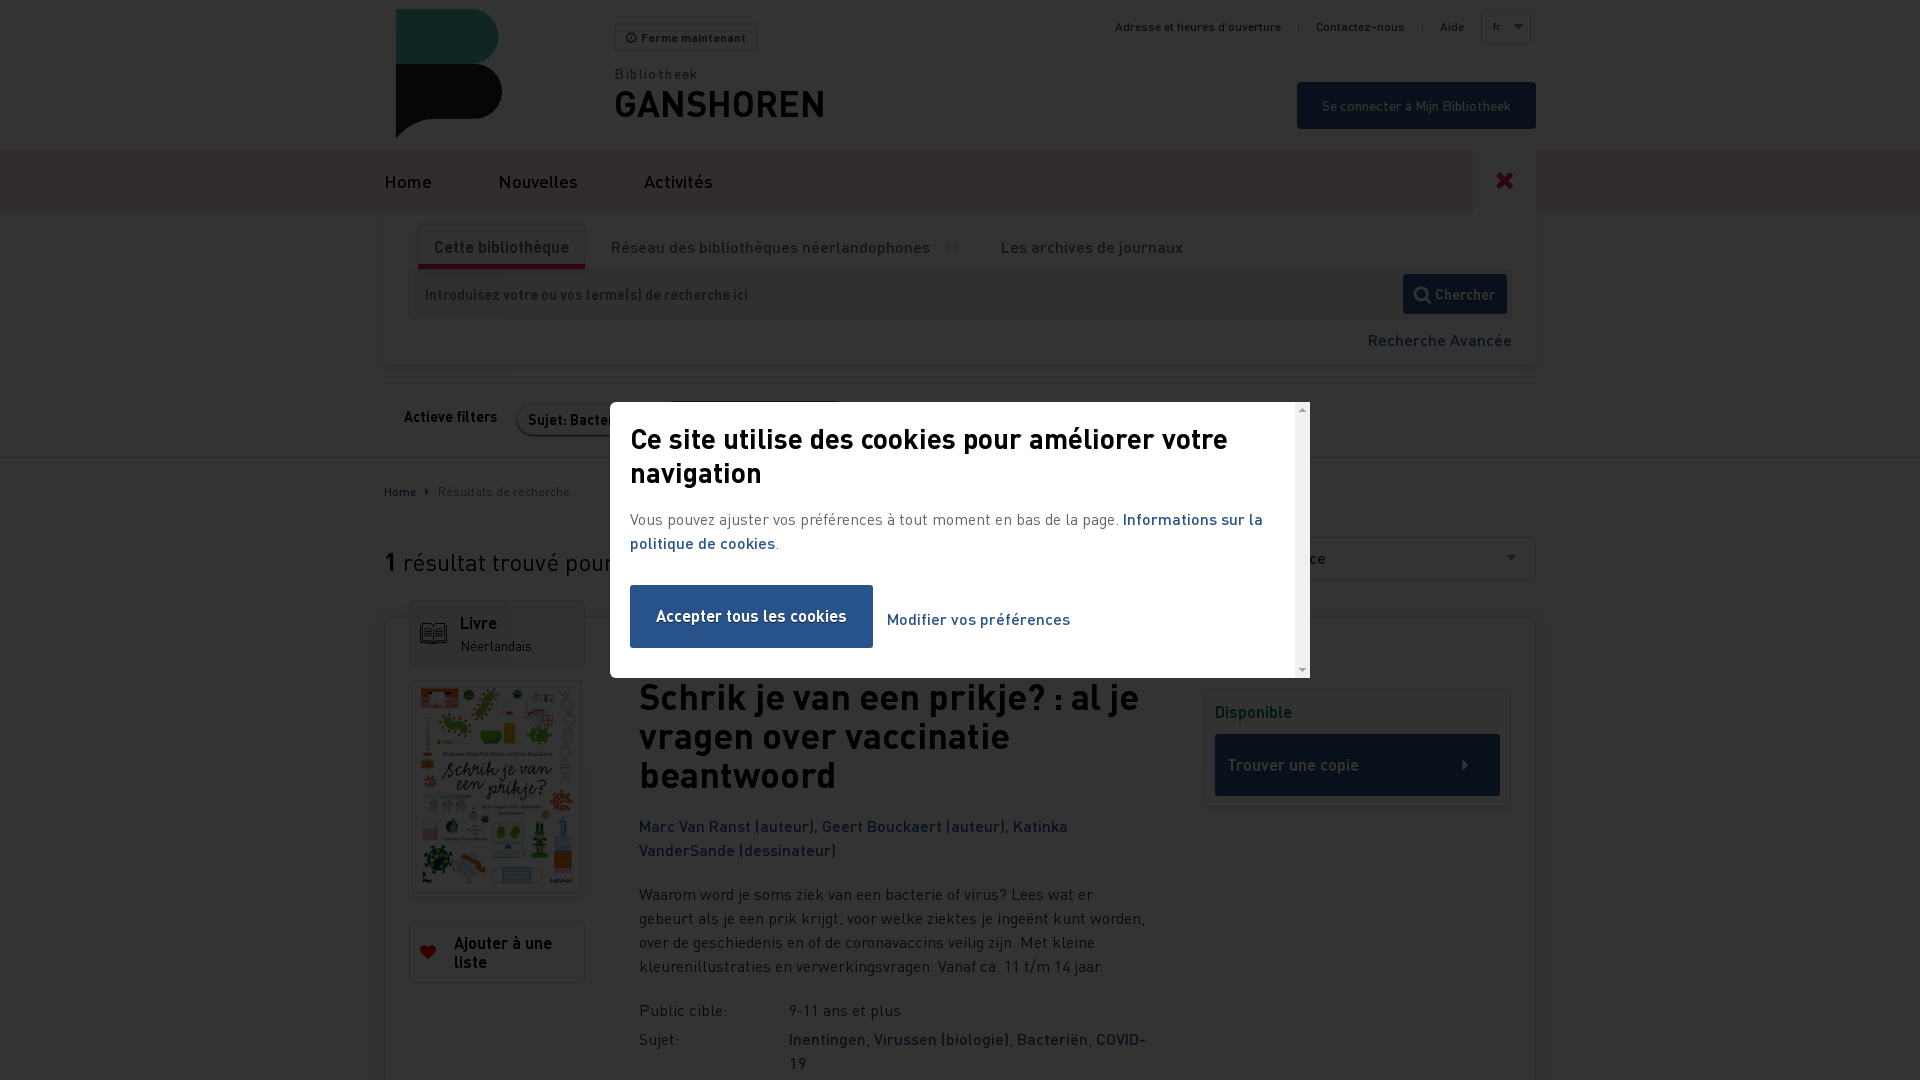 This screenshot has width=1920, height=1080. I want to click on 'Inentingen', so click(827, 1037).